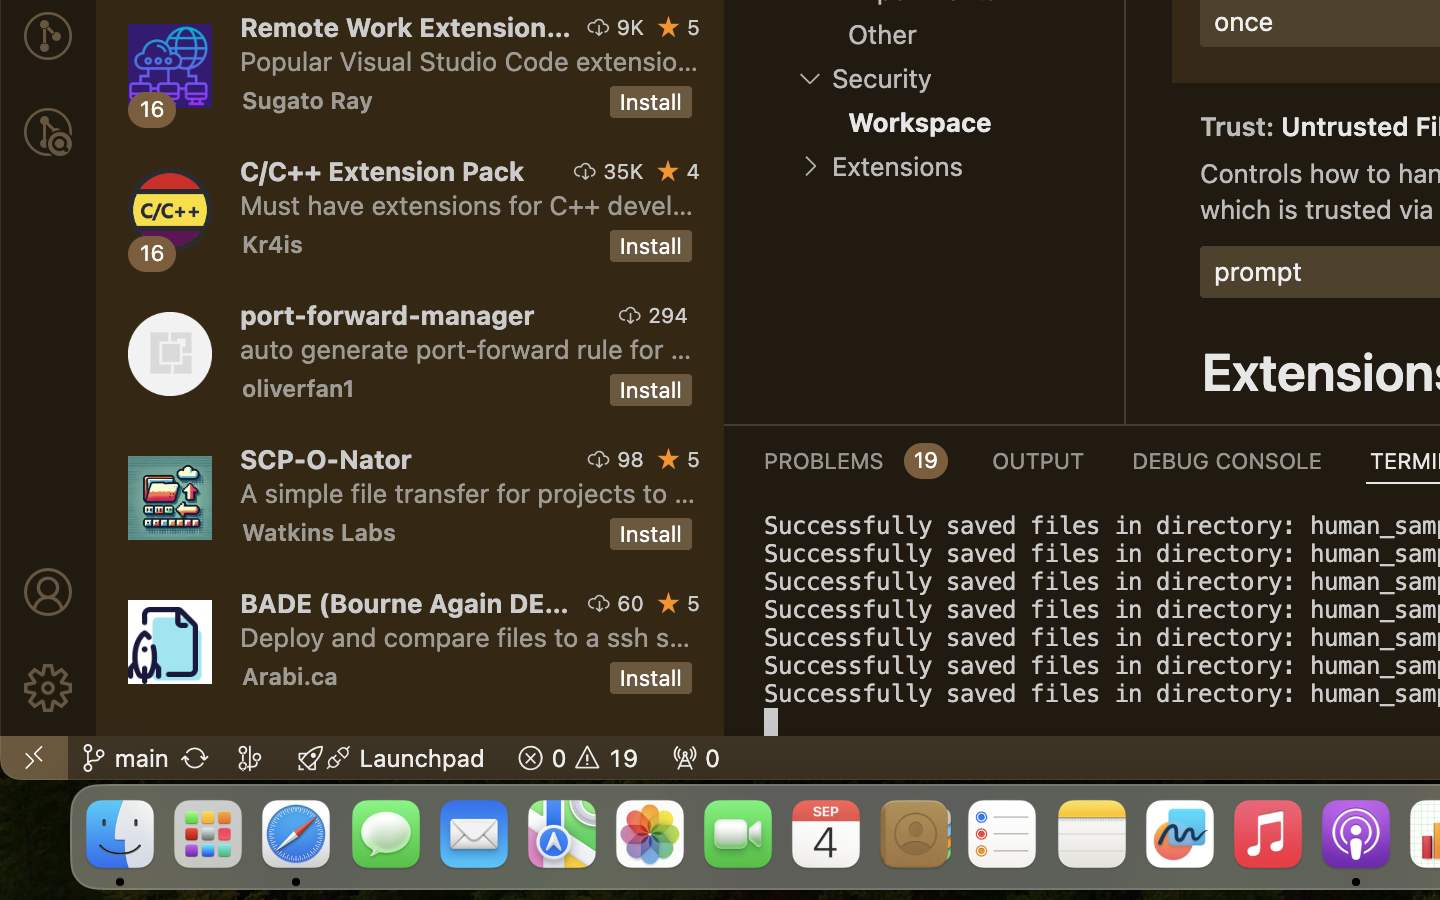 This screenshot has width=1440, height=900. Describe the element at coordinates (896, 167) in the screenshot. I see `'Extensions'` at that location.